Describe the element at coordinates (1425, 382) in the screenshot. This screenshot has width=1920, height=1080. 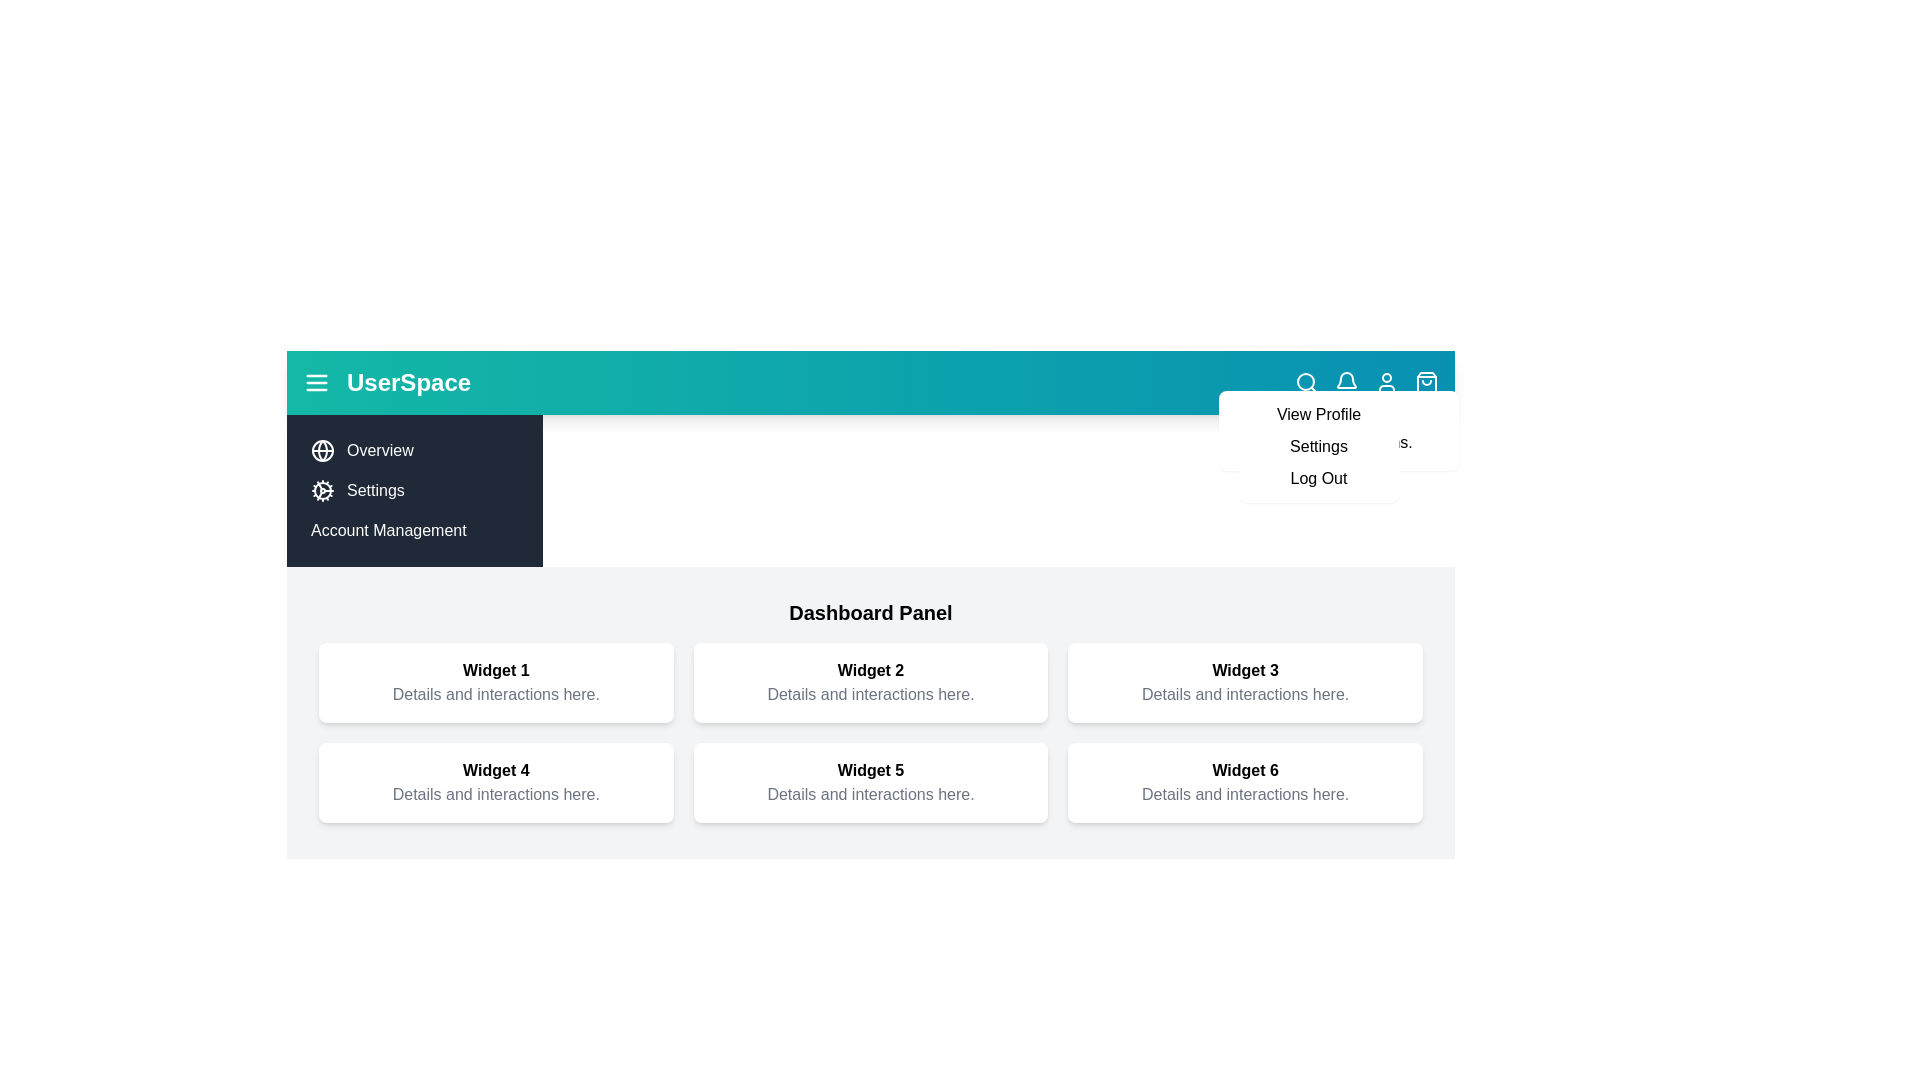
I see `the shopping bag icon, which is the fifth icon from the left in the top-right navigation bar` at that location.